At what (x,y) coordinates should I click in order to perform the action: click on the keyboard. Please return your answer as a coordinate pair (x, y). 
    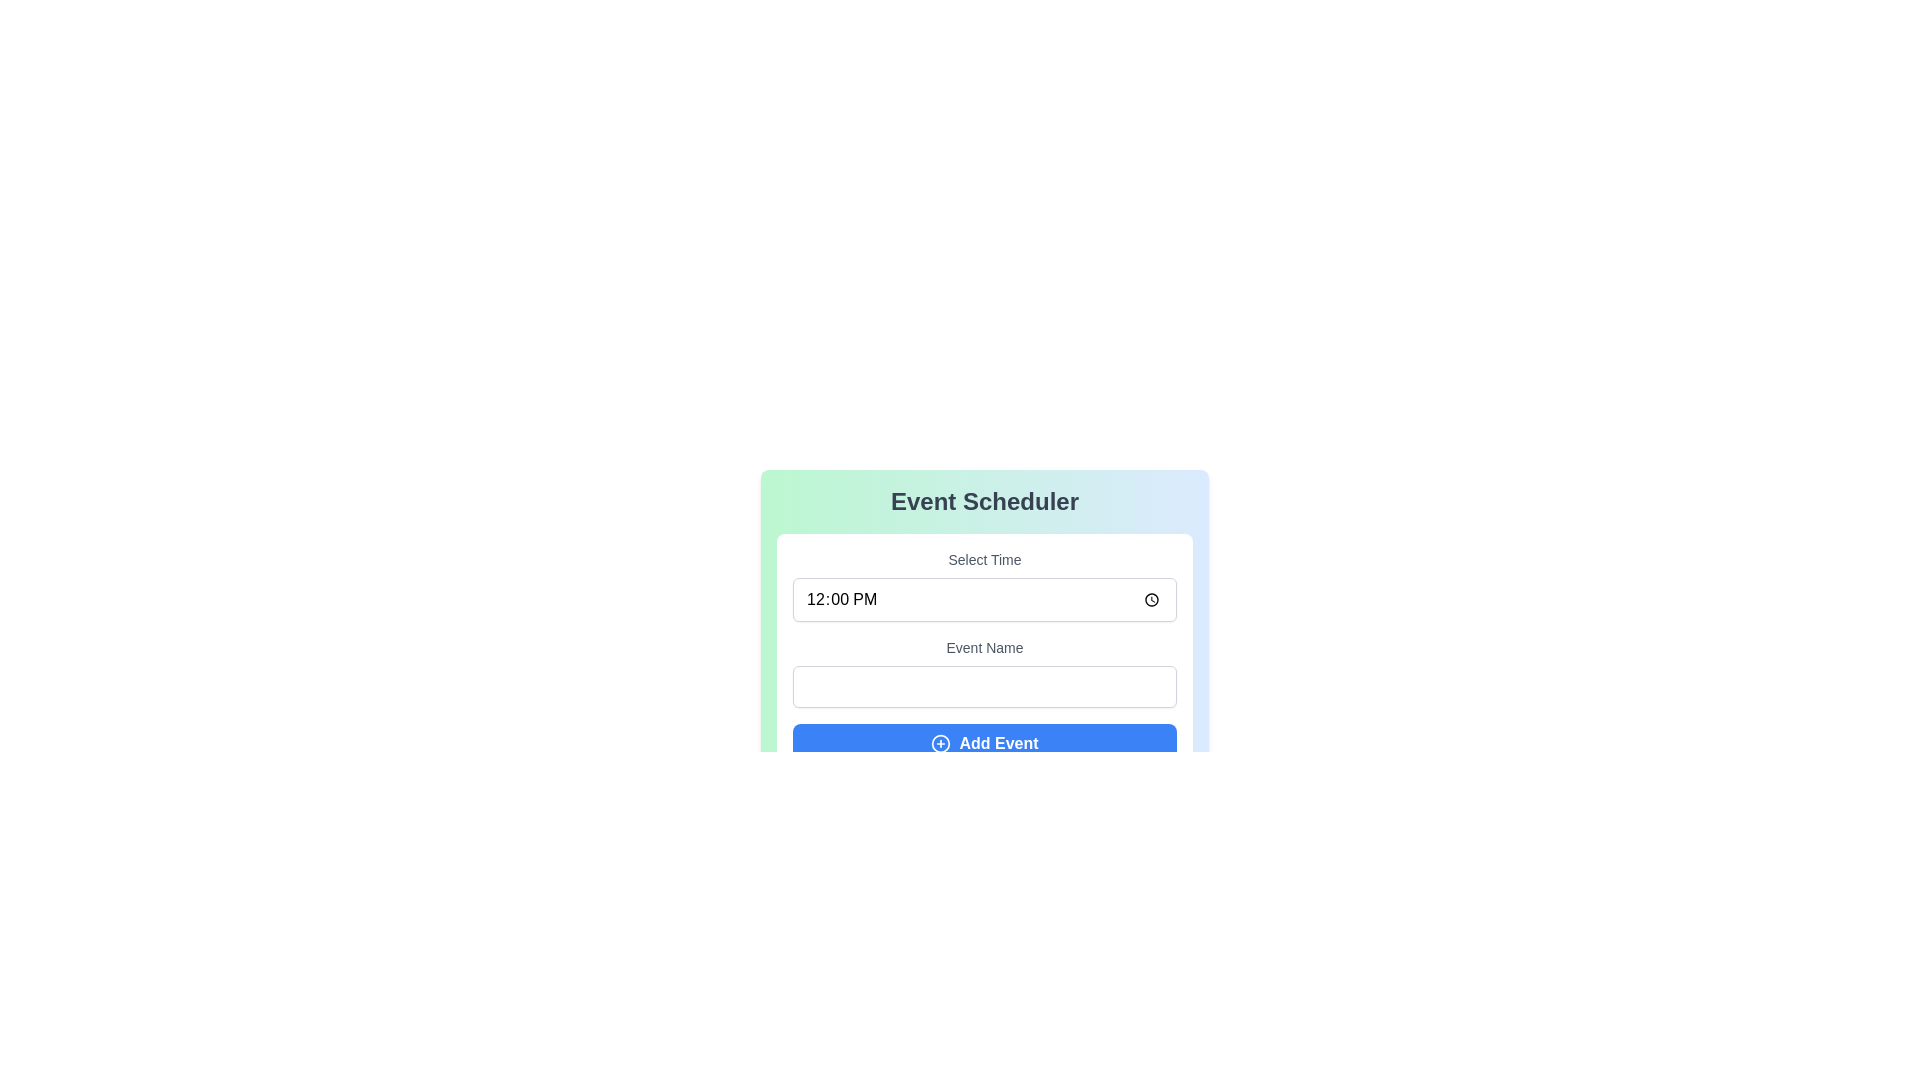
    Looking at the image, I should click on (984, 599).